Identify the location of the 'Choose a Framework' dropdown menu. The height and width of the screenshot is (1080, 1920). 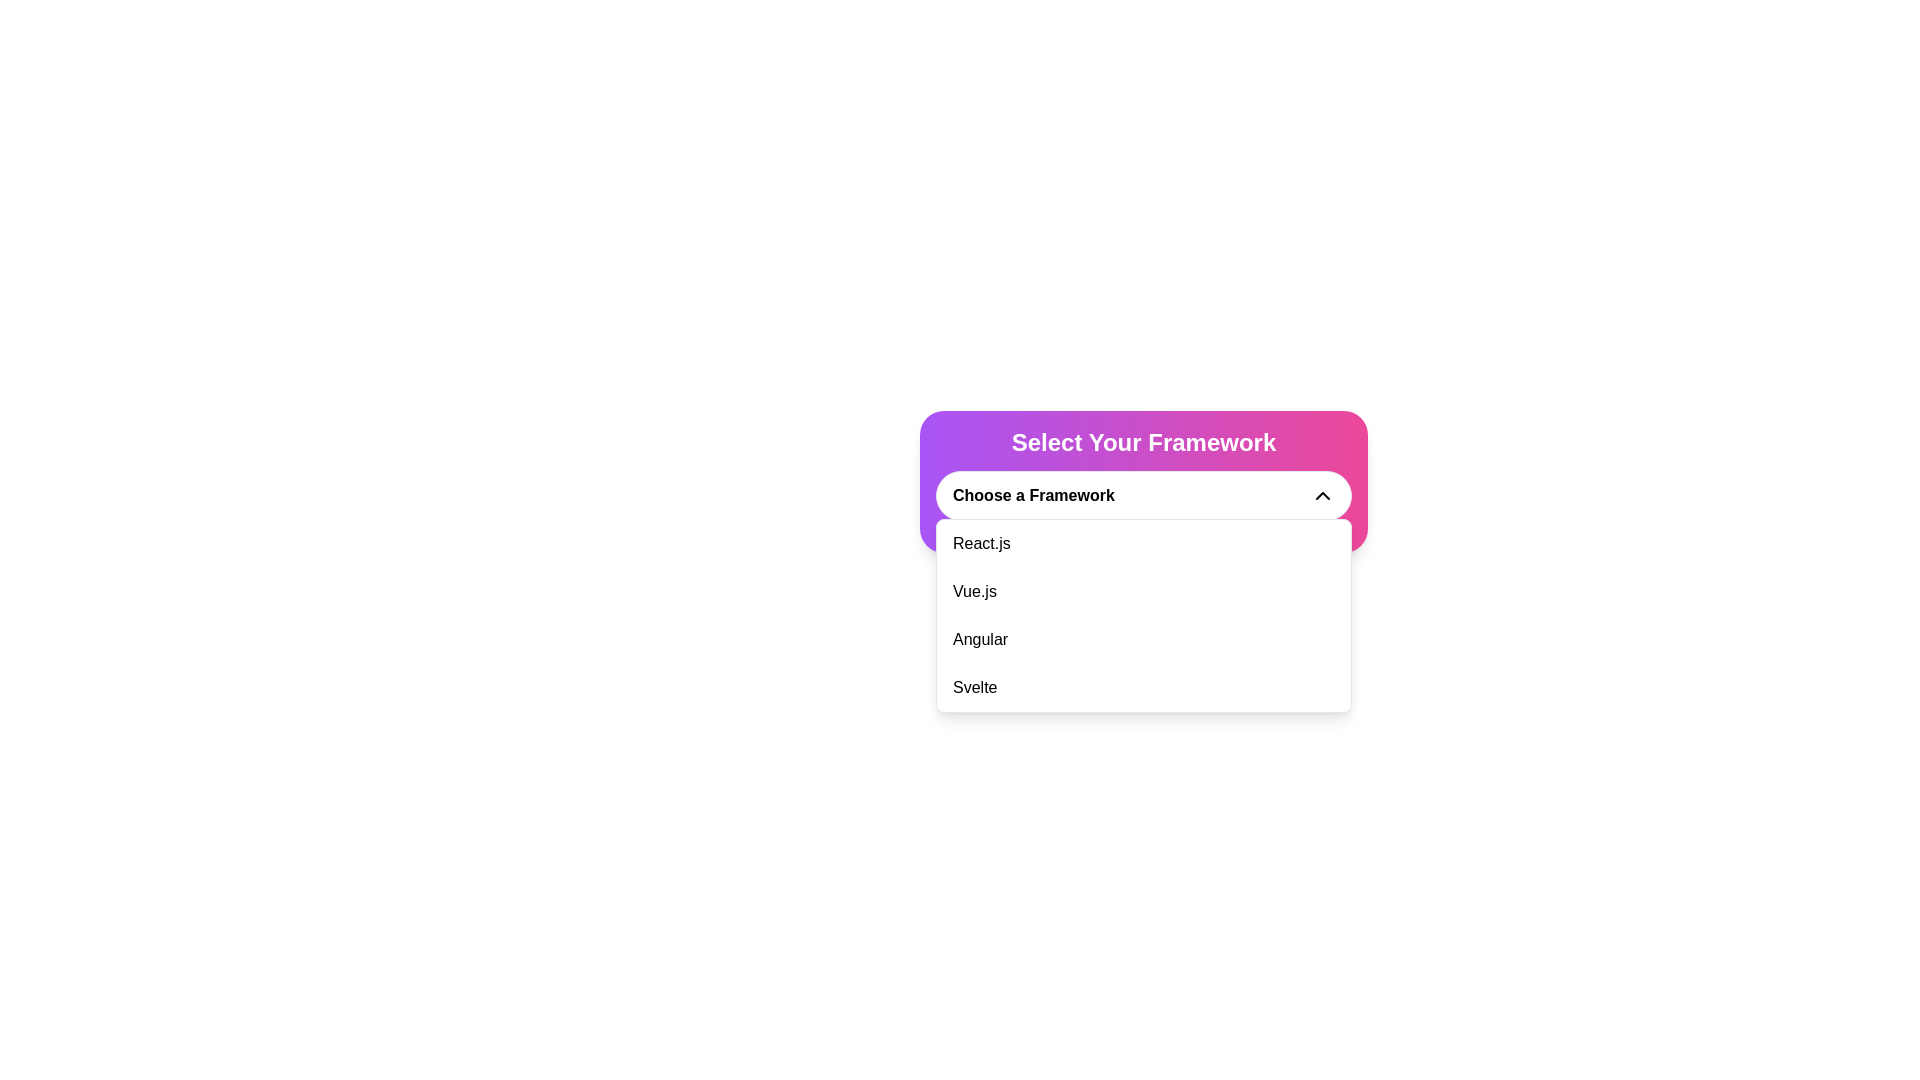
(1143, 495).